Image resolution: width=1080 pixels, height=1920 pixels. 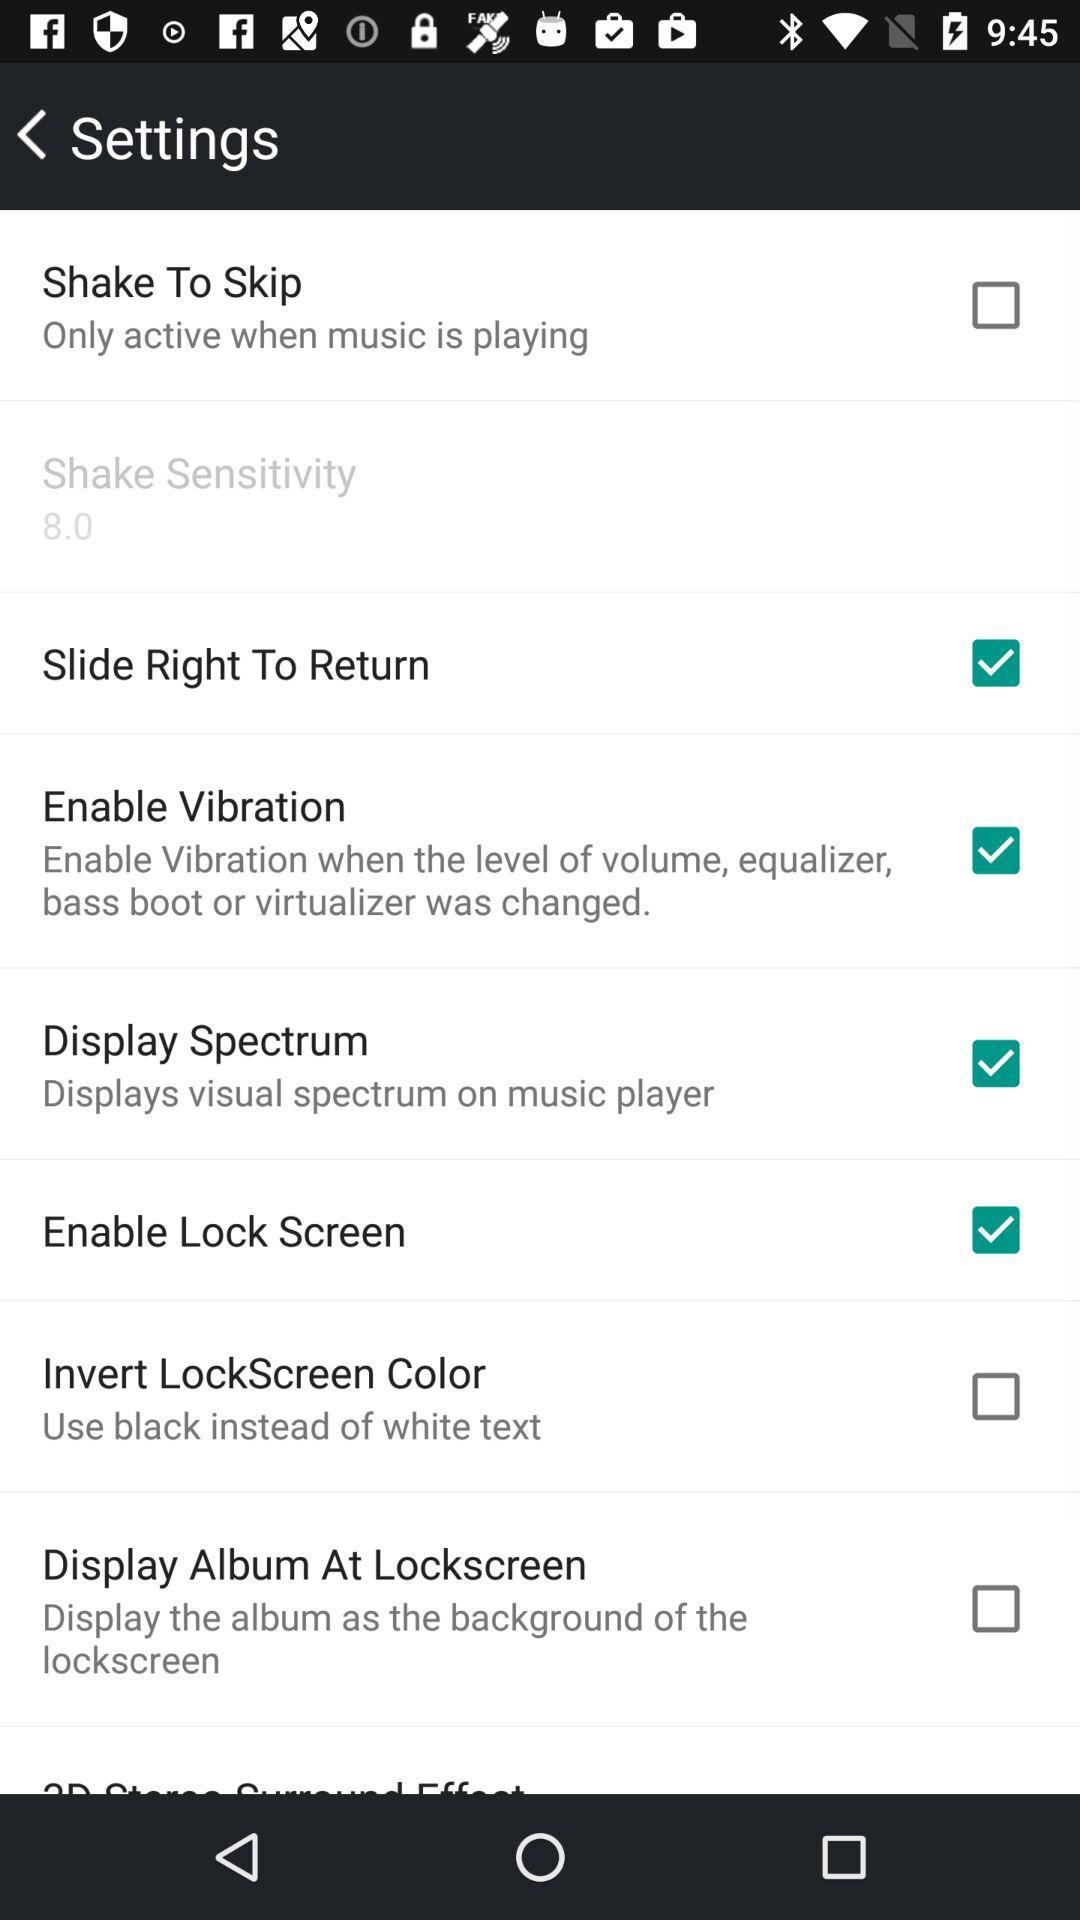 What do you see at coordinates (66, 524) in the screenshot?
I see `the app above the slide right to item` at bounding box center [66, 524].